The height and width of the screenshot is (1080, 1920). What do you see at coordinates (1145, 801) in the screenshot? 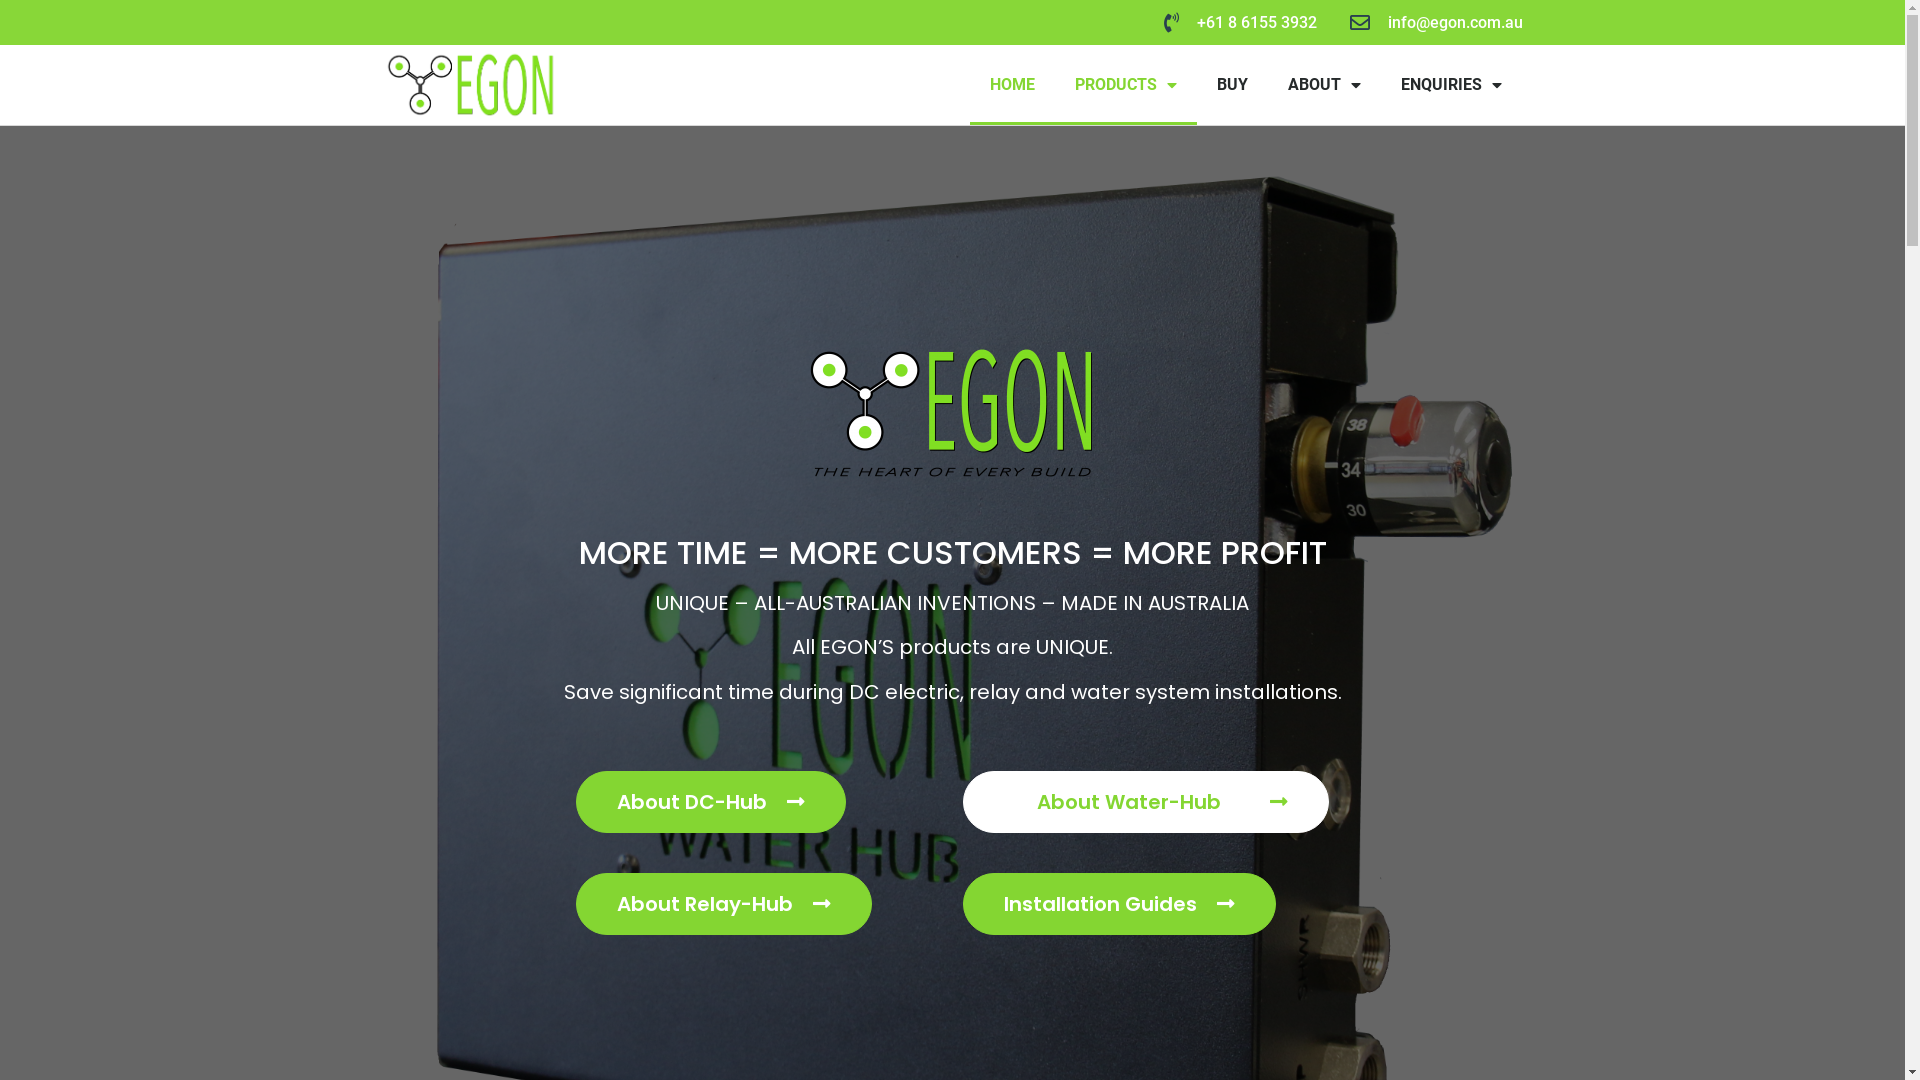
I see `'About Water-Hub'` at bounding box center [1145, 801].